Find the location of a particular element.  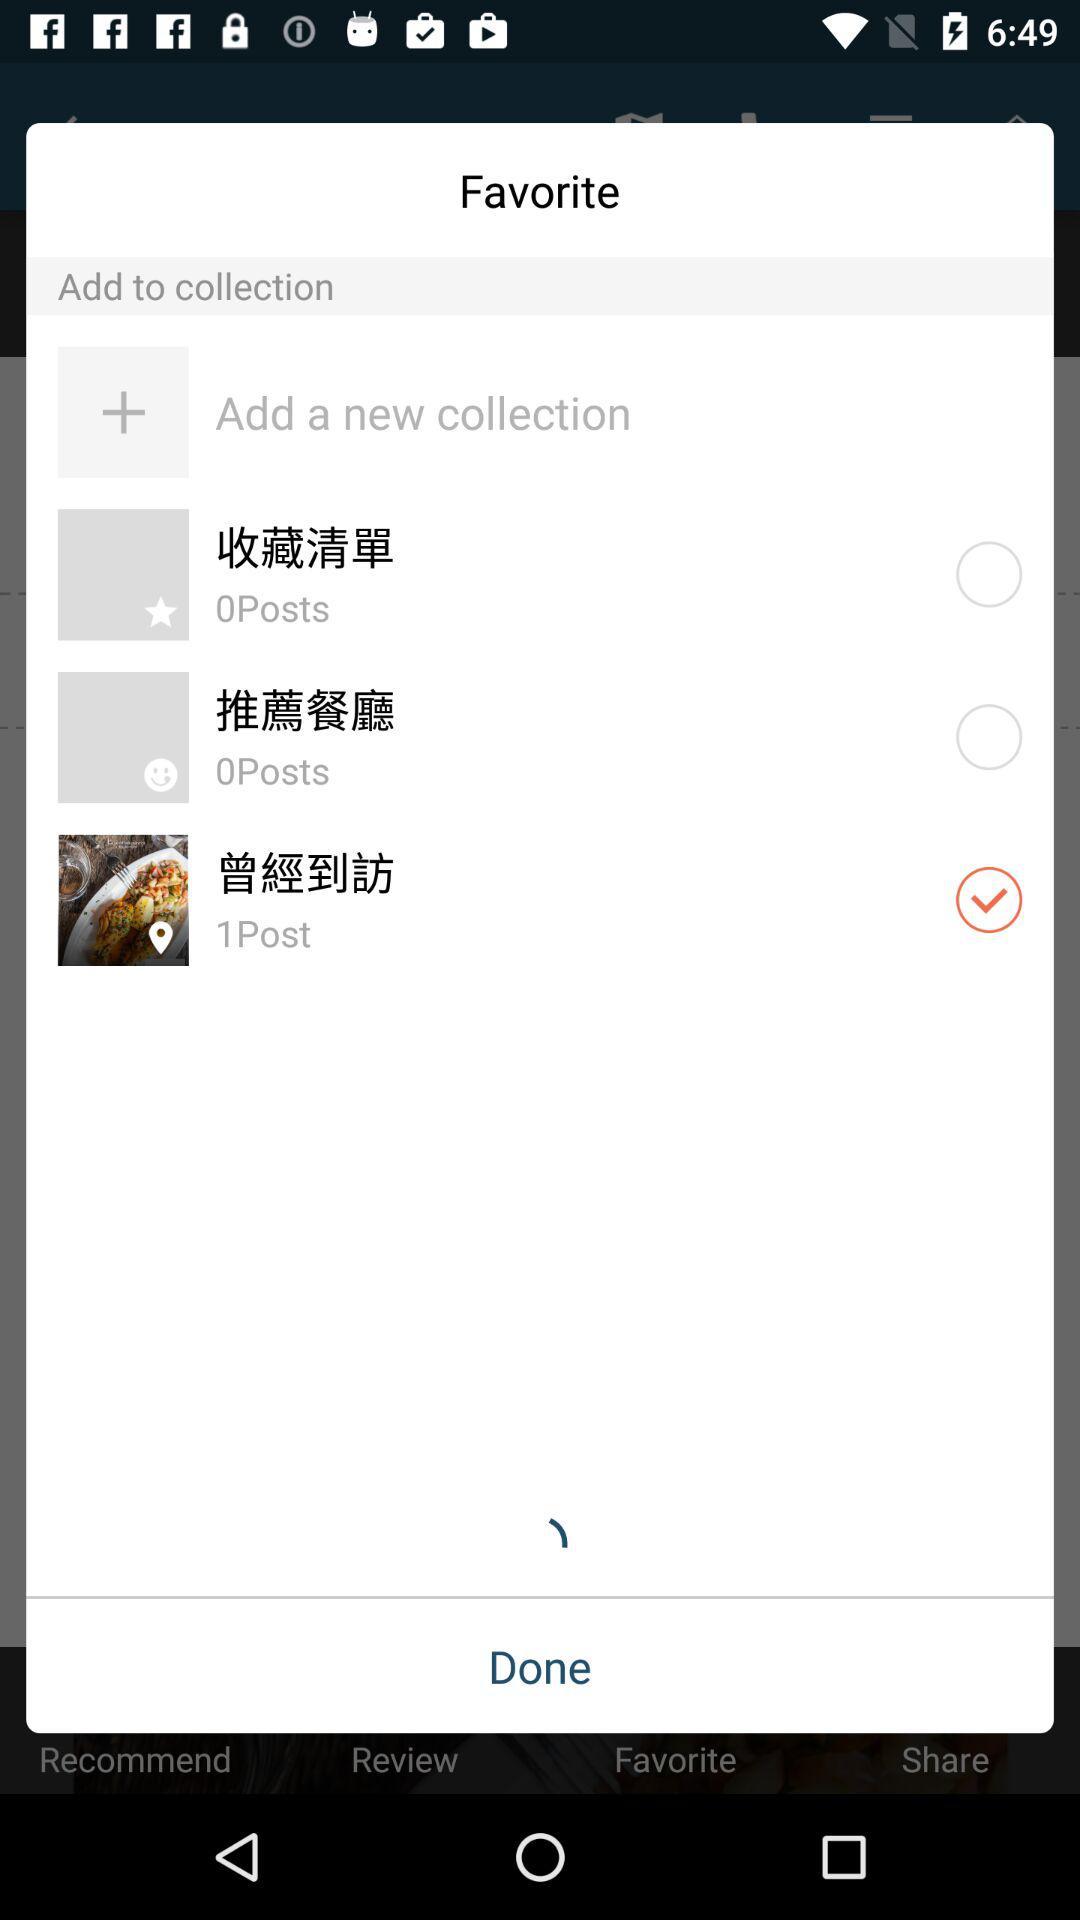

the done item is located at coordinates (540, 1666).